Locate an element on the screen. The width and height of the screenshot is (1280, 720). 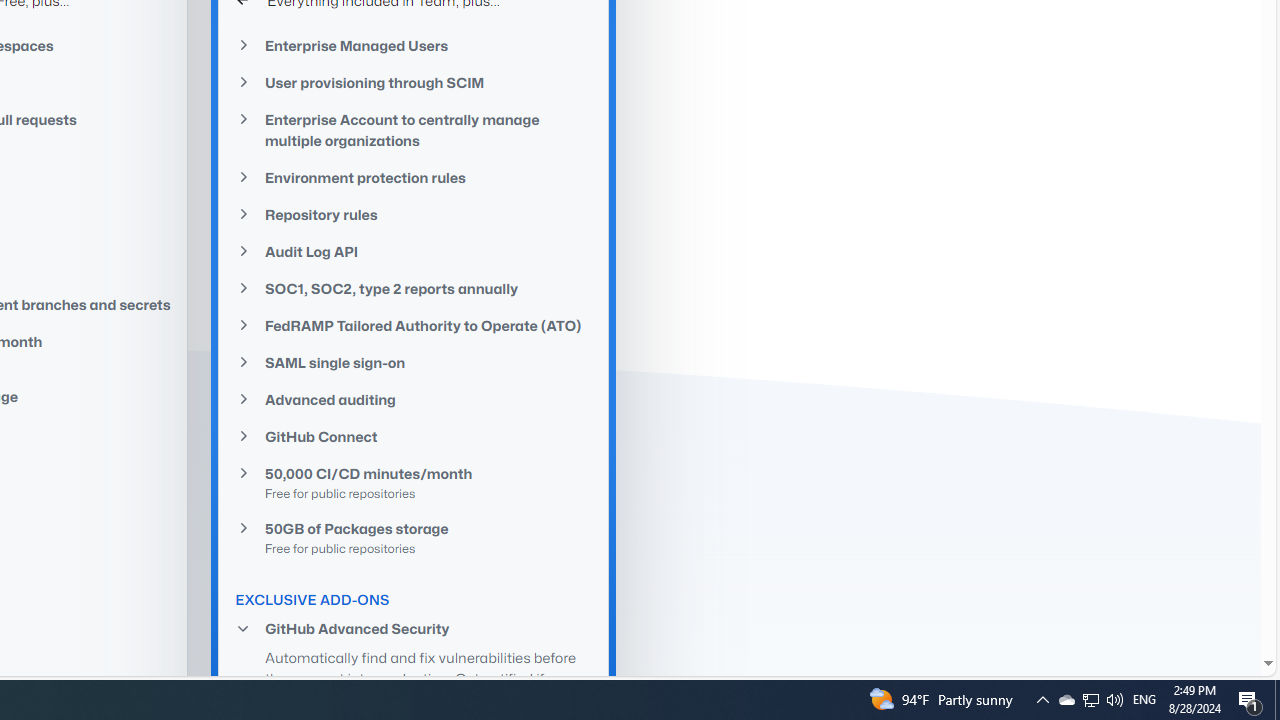
'SOC1, SOC2, type 2 reports annually' is located at coordinates (413, 288).